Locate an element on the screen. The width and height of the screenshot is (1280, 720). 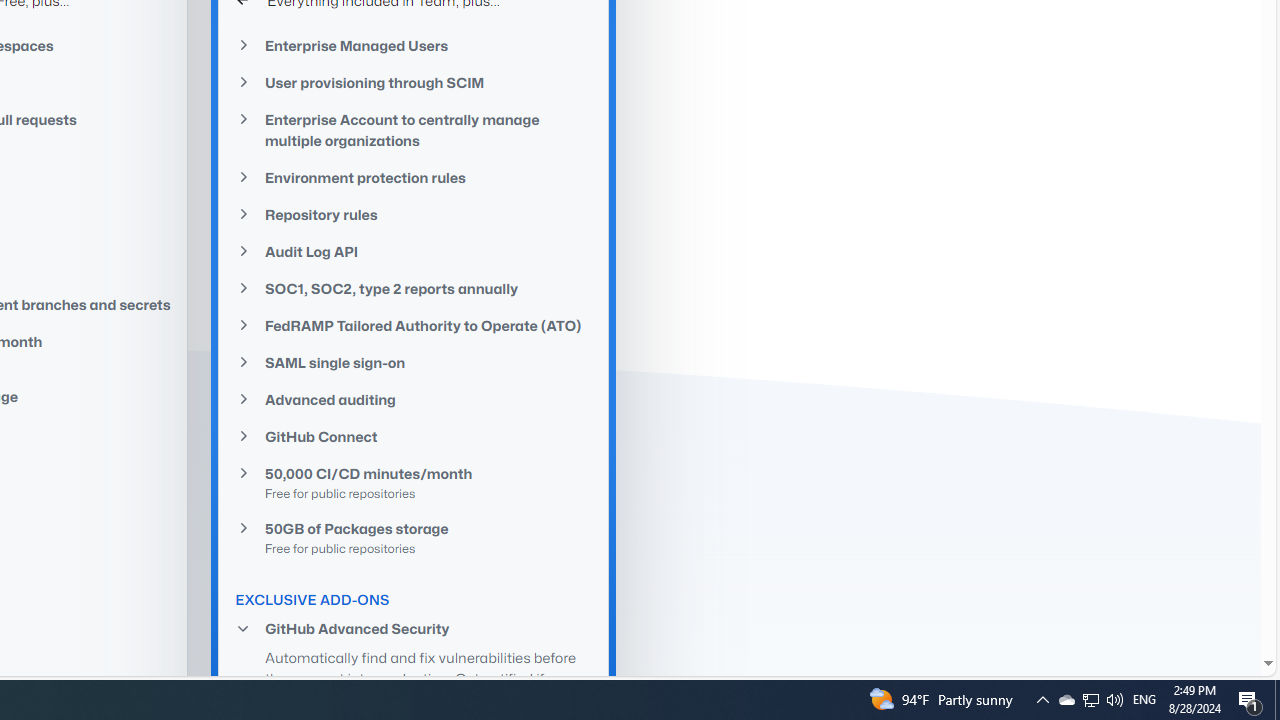
'SOC1, SOC2, type 2 reports annually' is located at coordinates (413, 288).